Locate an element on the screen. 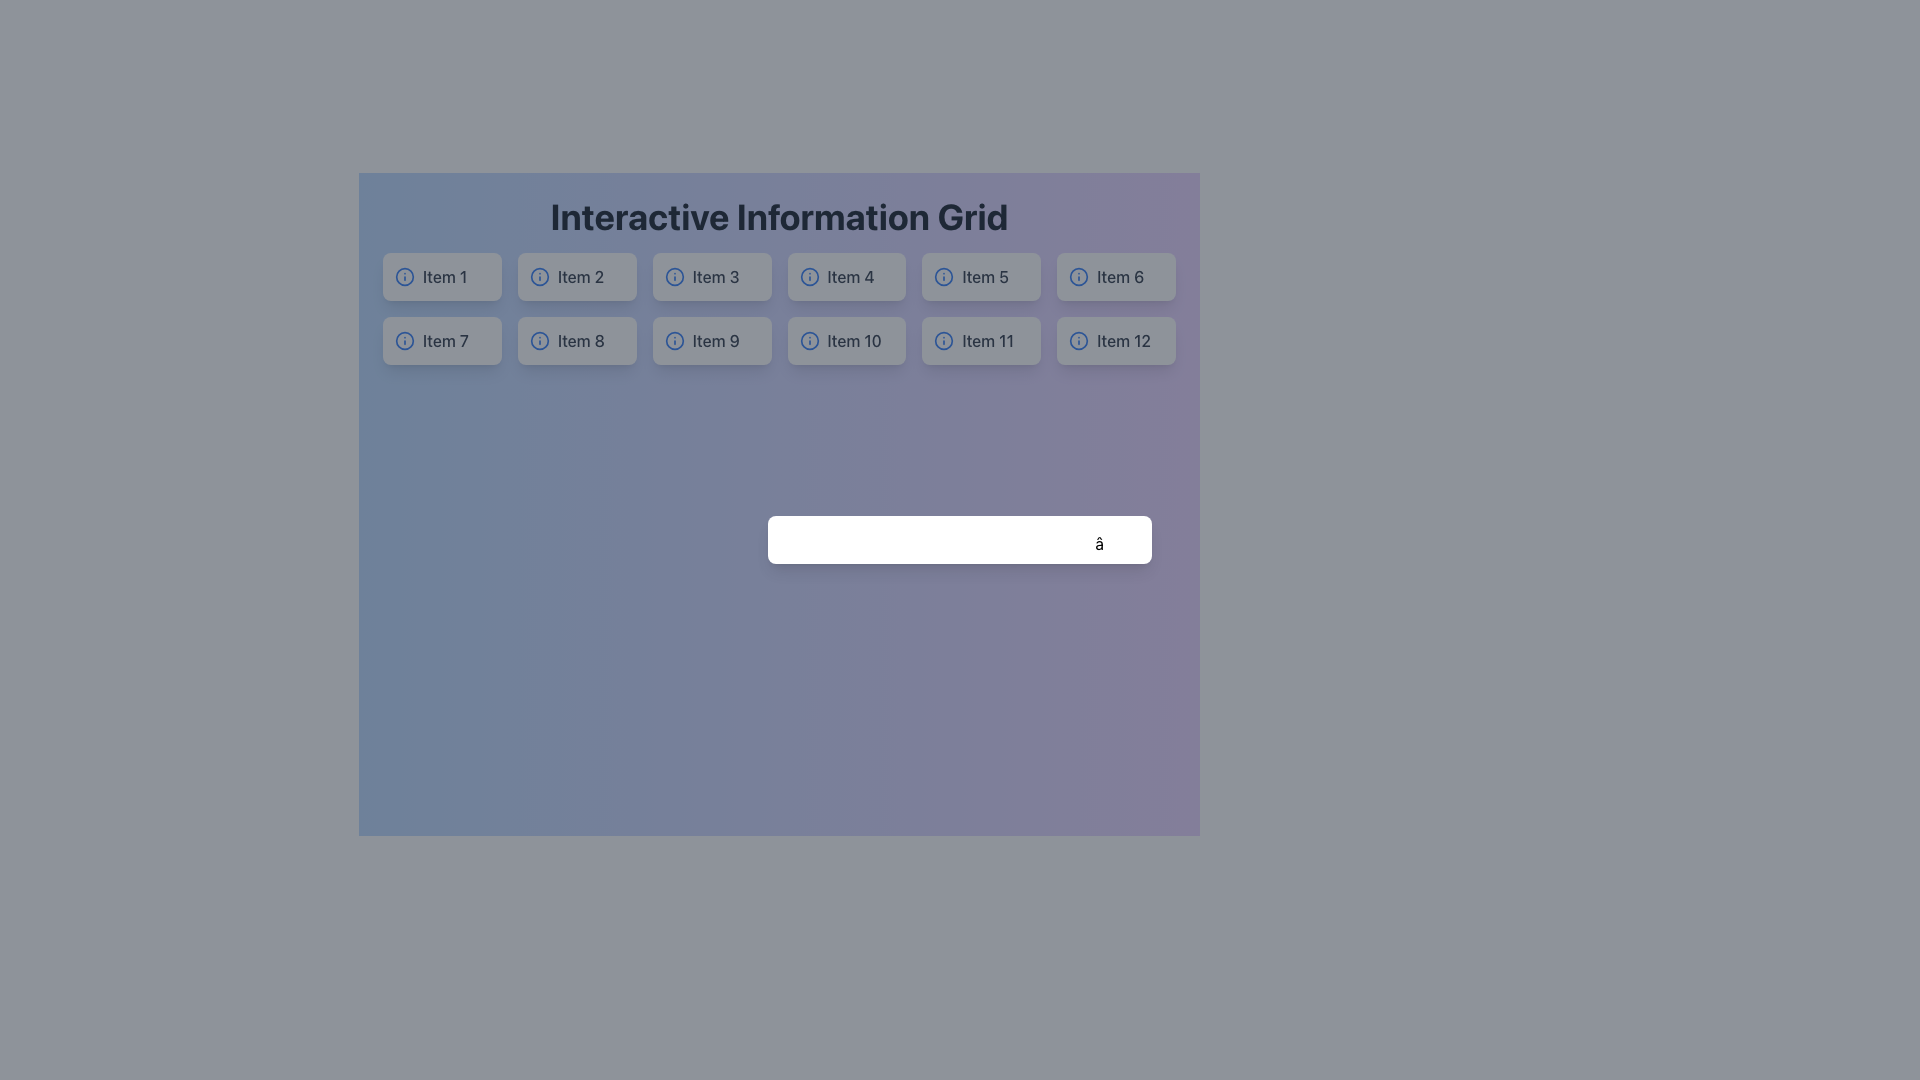 The width and height of the screenshot is (1920, 1080). the text title 'Interactive Information Grid' which is styled in a bold, large font and is centrally positioned above the grid layout is located at coordinates (778, 216).